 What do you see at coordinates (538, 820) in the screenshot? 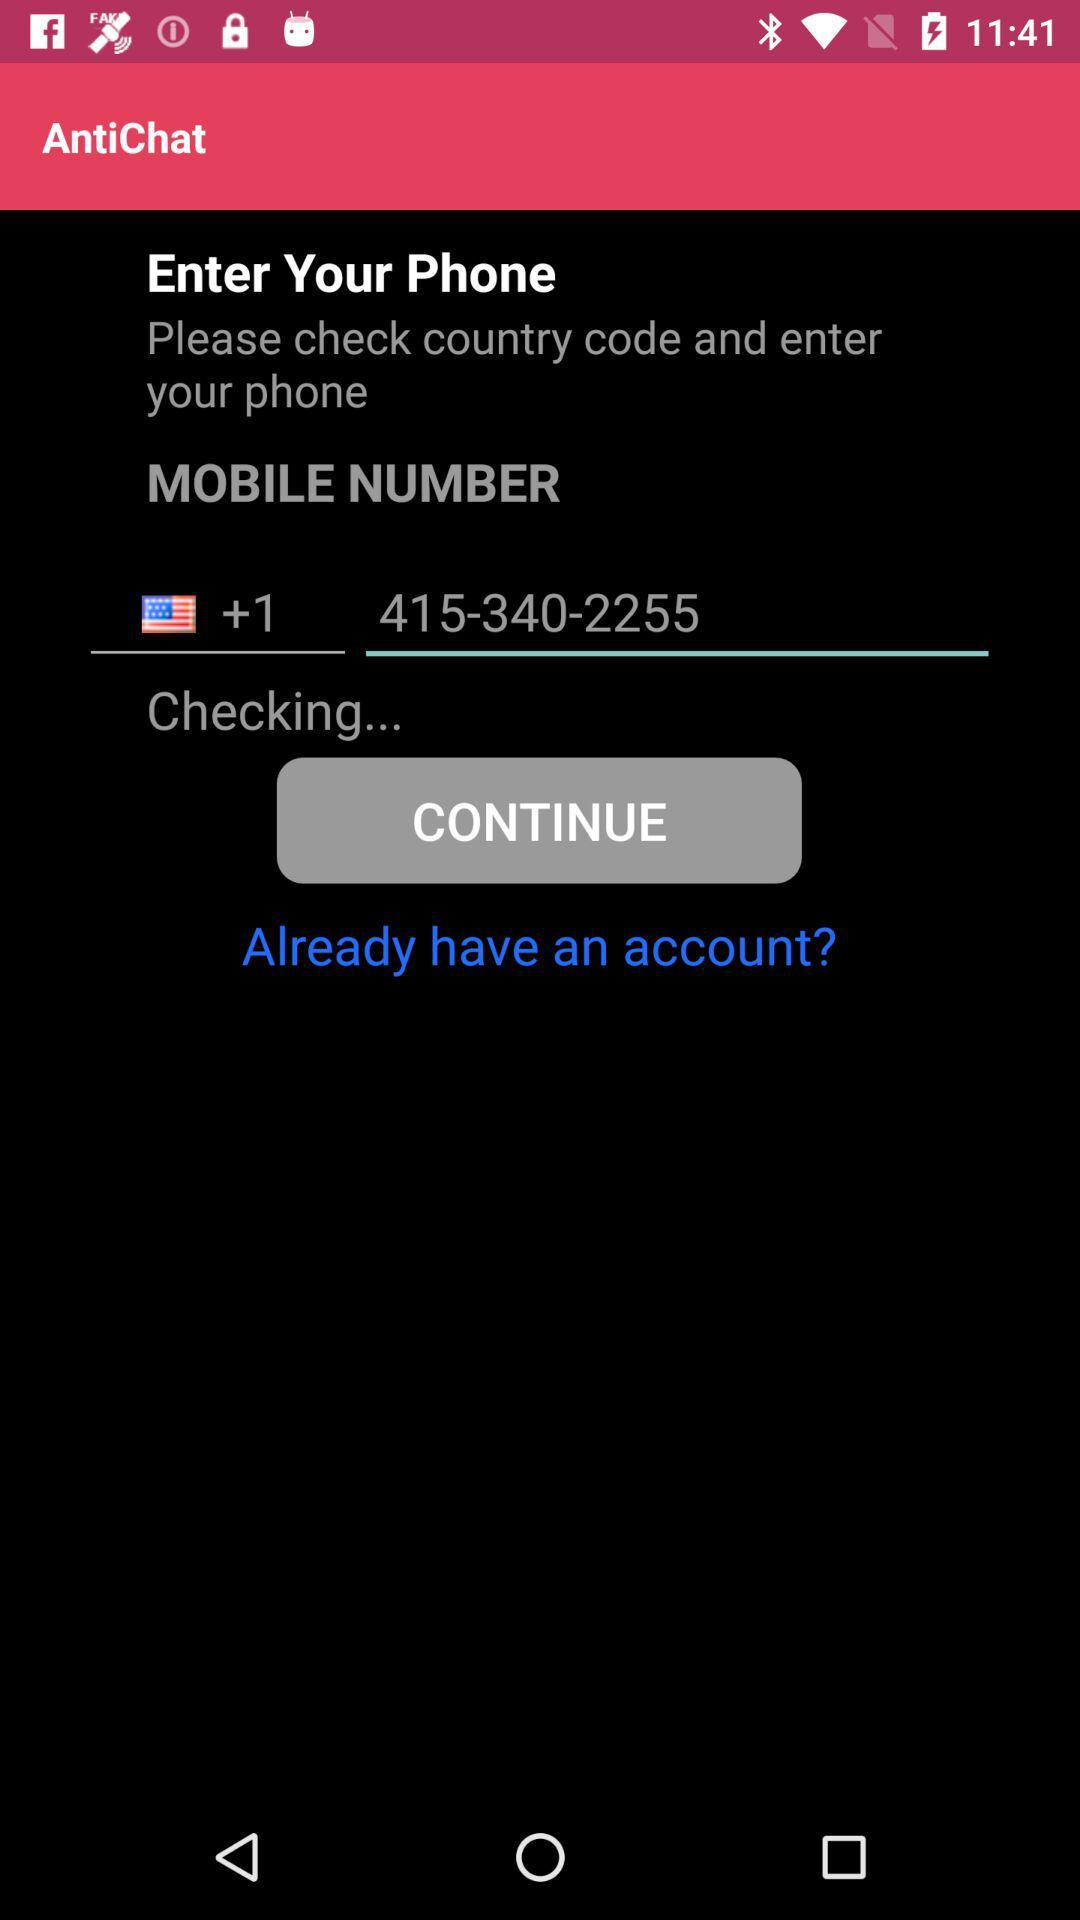
I see `continue` at bounding box center [538, 820].